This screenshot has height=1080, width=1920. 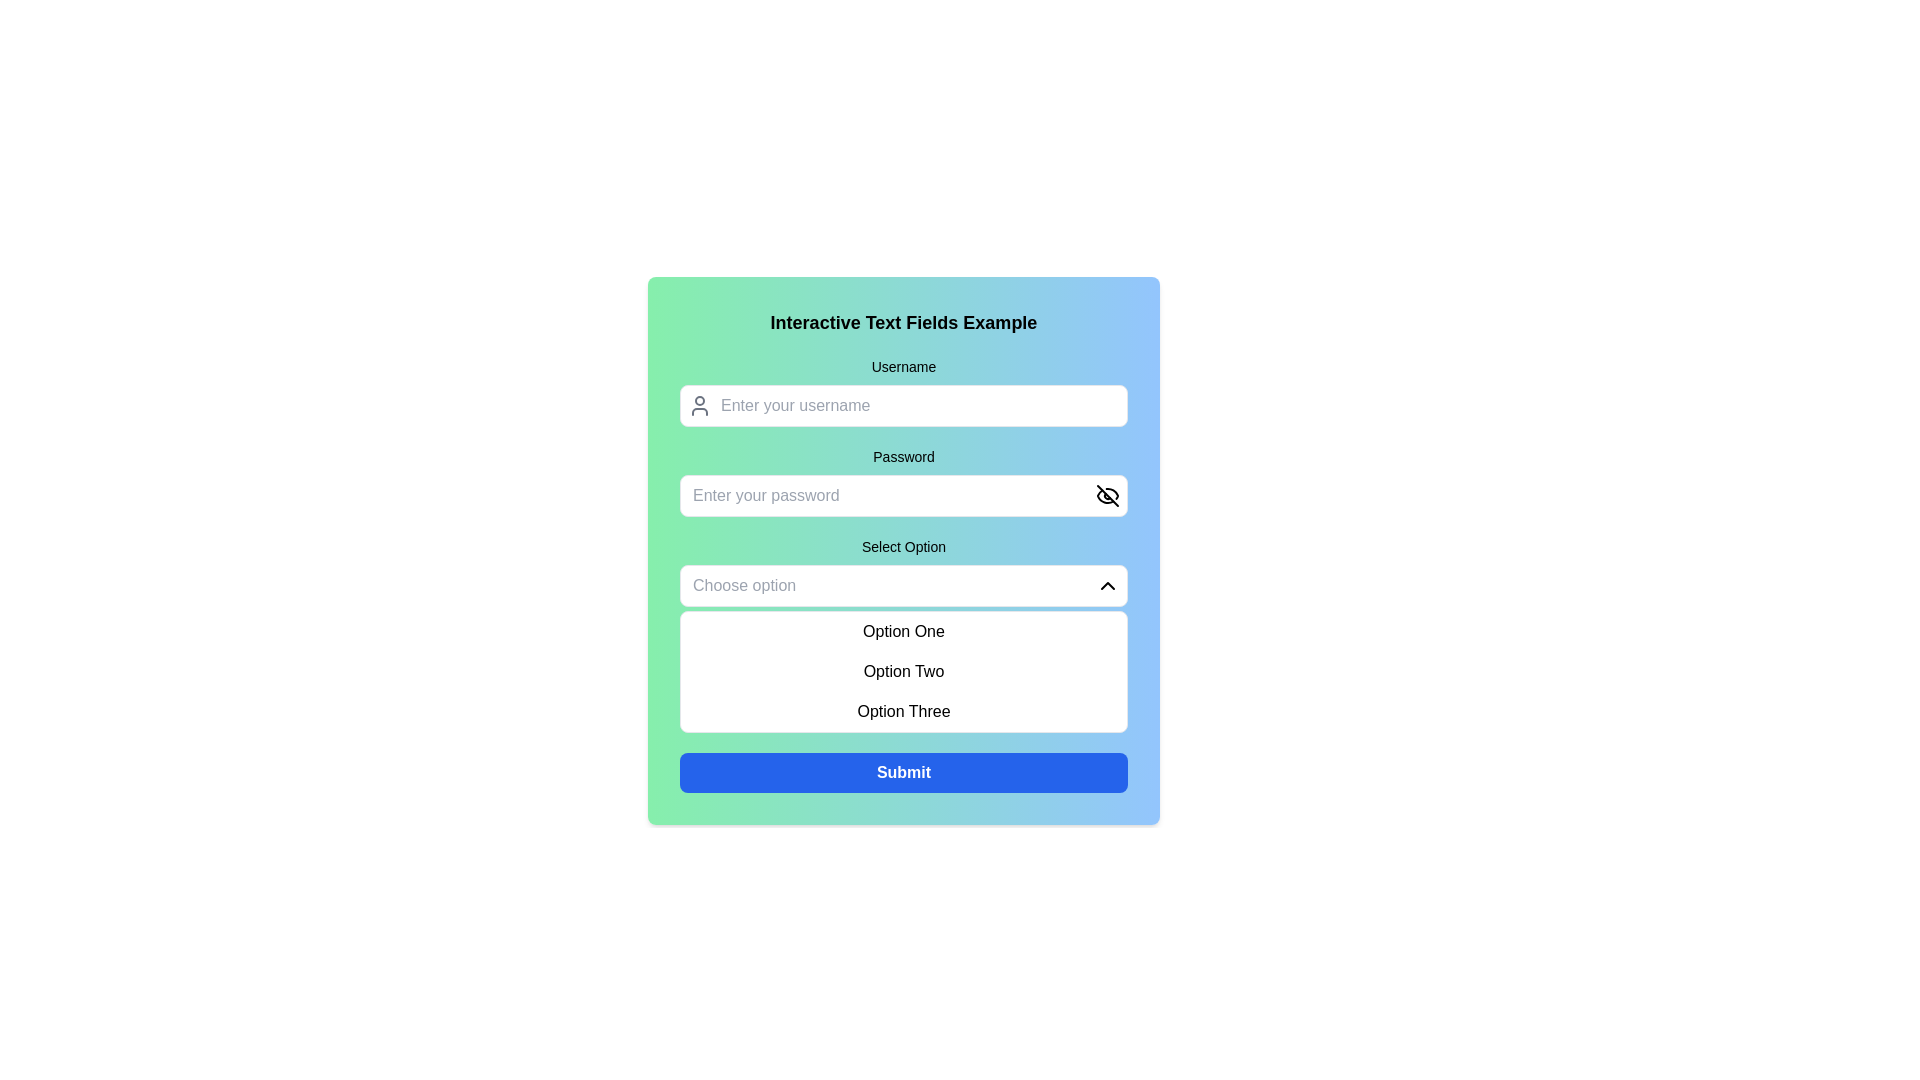 What do you see at coordinates (902, 771) in the screenshot?
I see `the 'Submit' button with a solid blue background and white bold text` at bounding box center [902, 771].